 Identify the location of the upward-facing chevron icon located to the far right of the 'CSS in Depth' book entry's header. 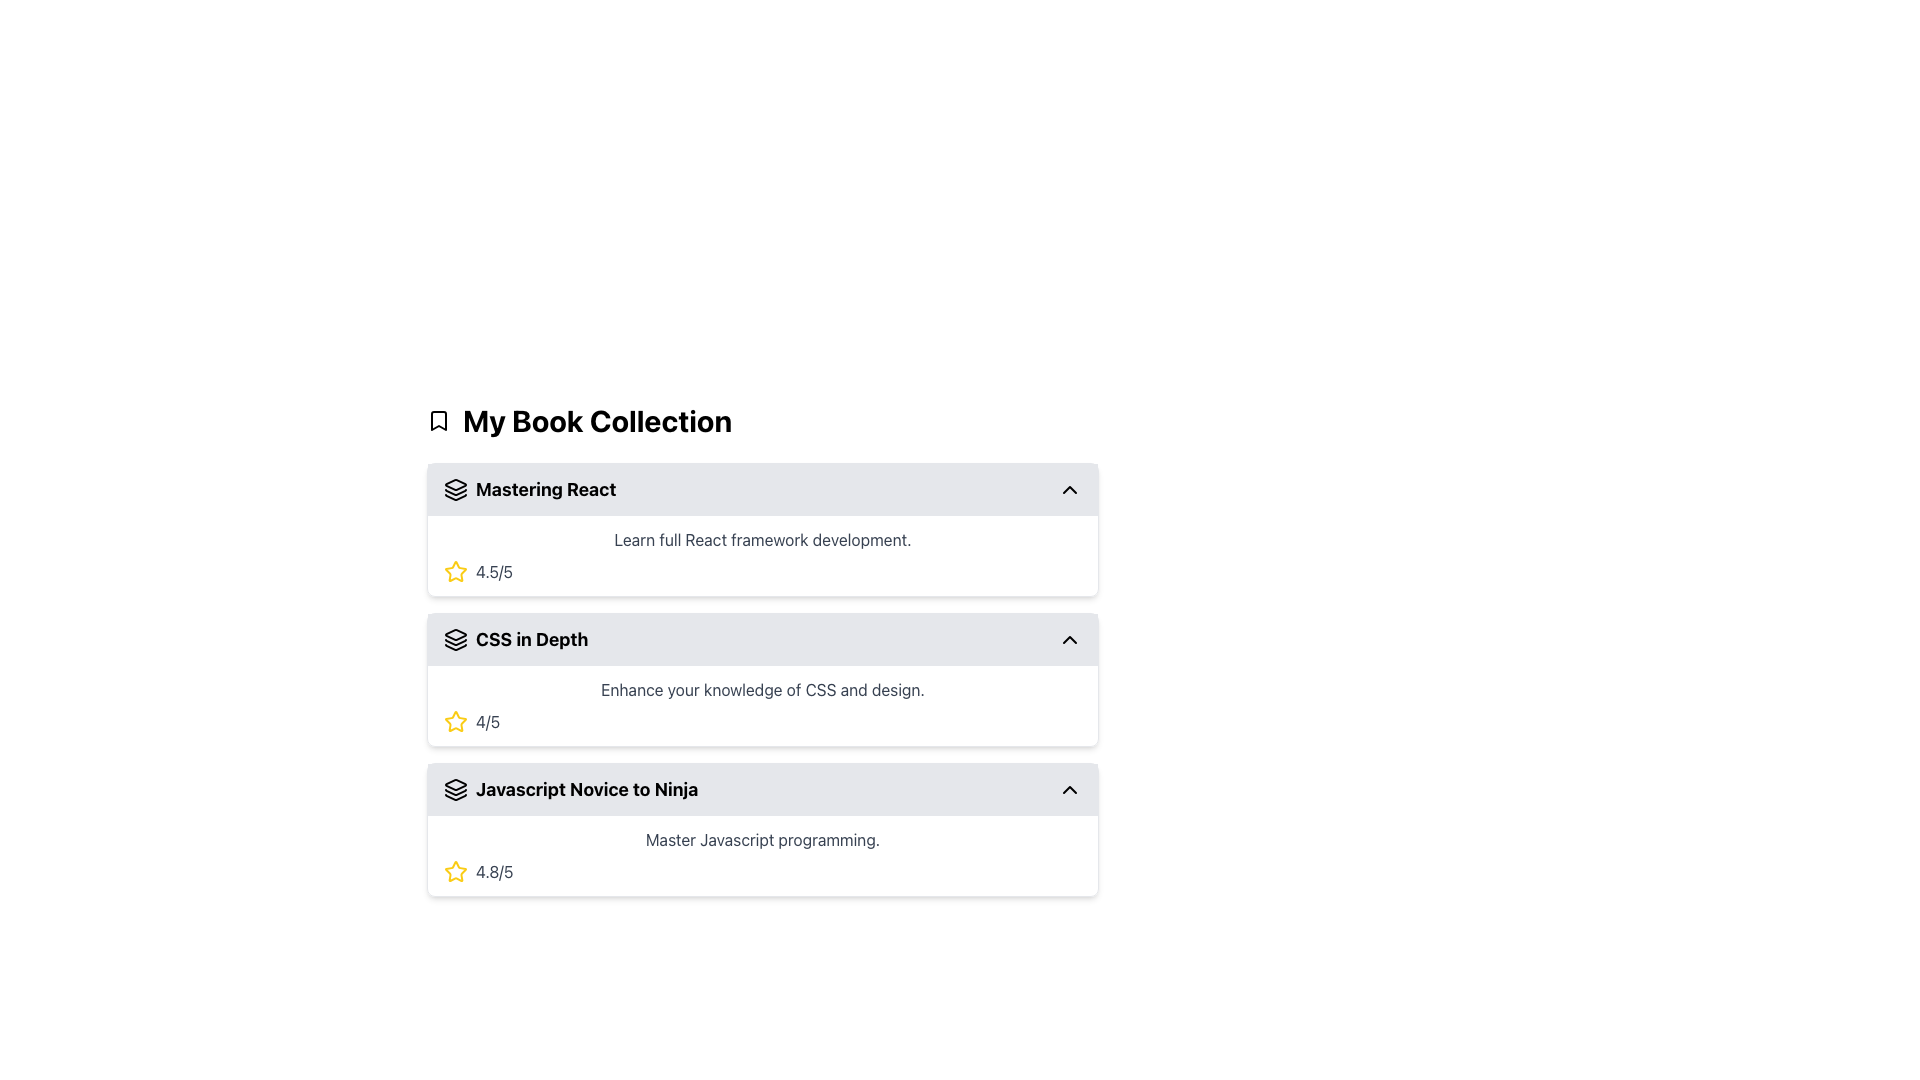
(1069, 640).